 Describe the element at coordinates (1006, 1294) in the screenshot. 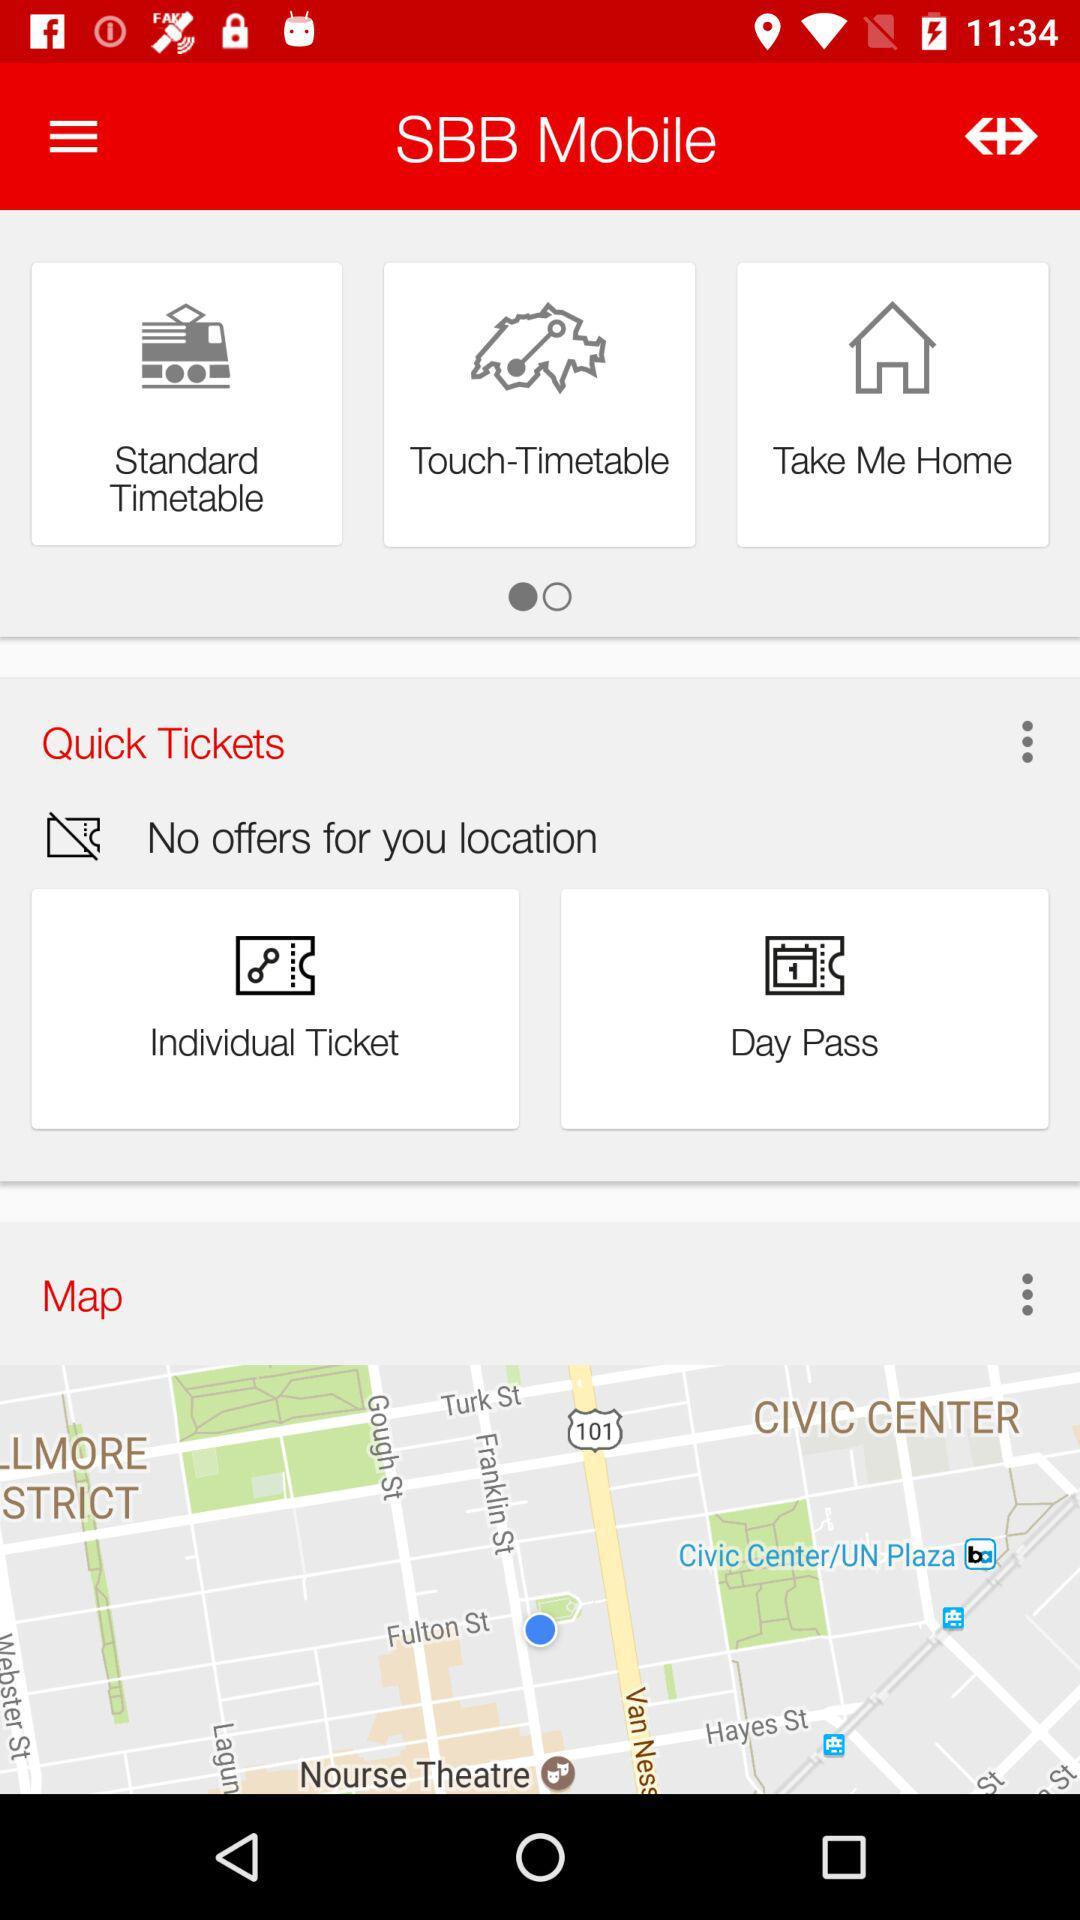

I see `the item below the no offers for item` at that location.